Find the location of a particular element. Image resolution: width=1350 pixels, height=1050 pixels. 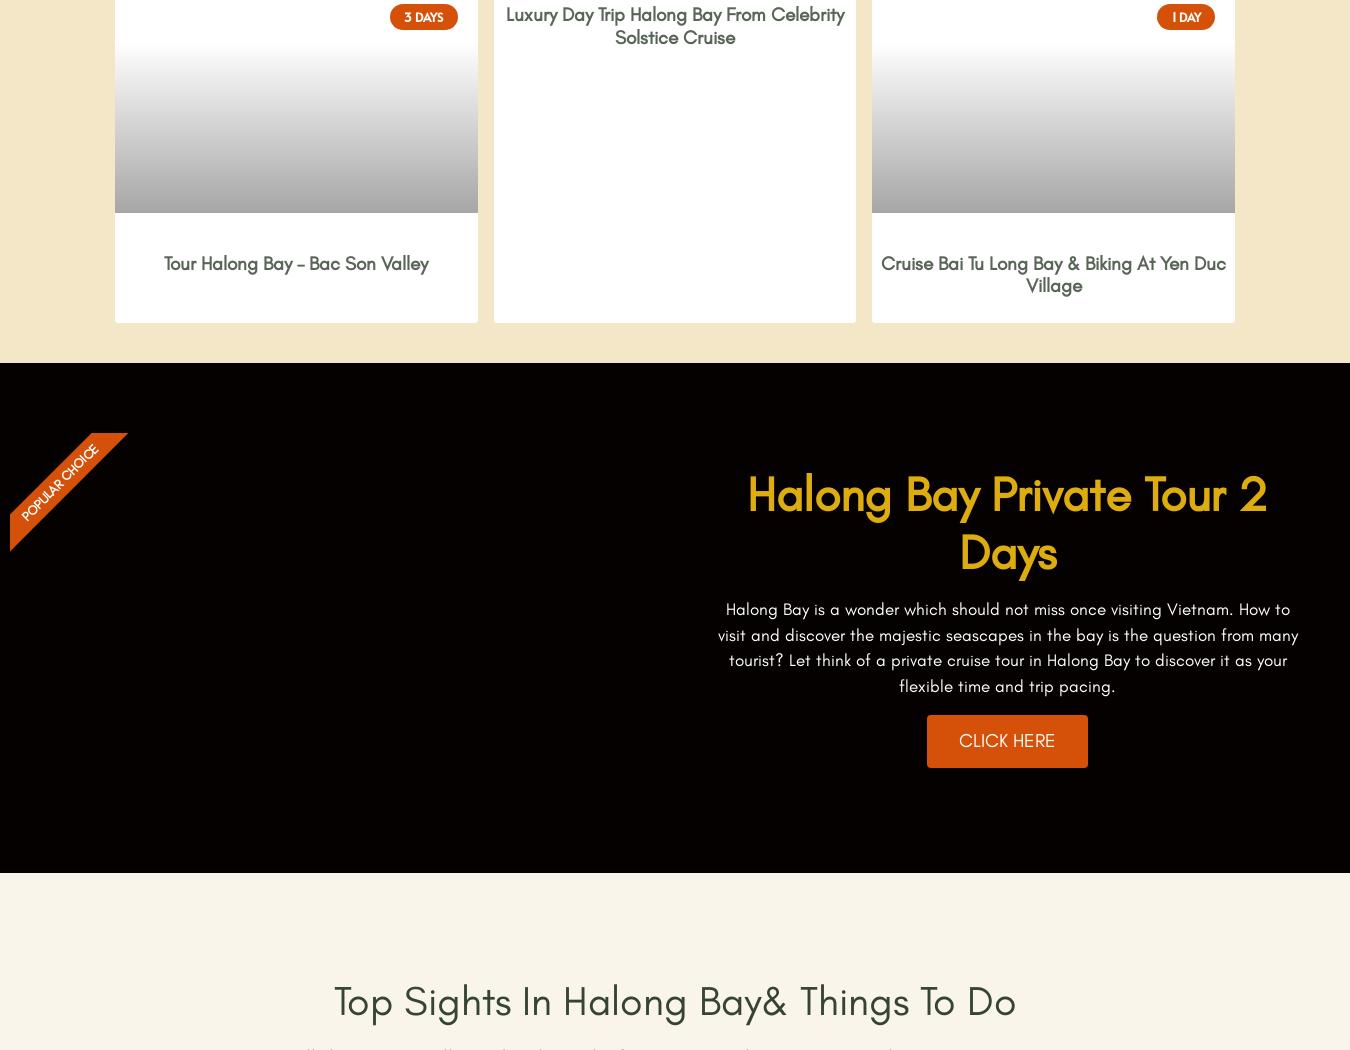

'Luxury Day Trip Halong Bay From Celebrity Solstice Cruise' is located at coordinates (674, 26).